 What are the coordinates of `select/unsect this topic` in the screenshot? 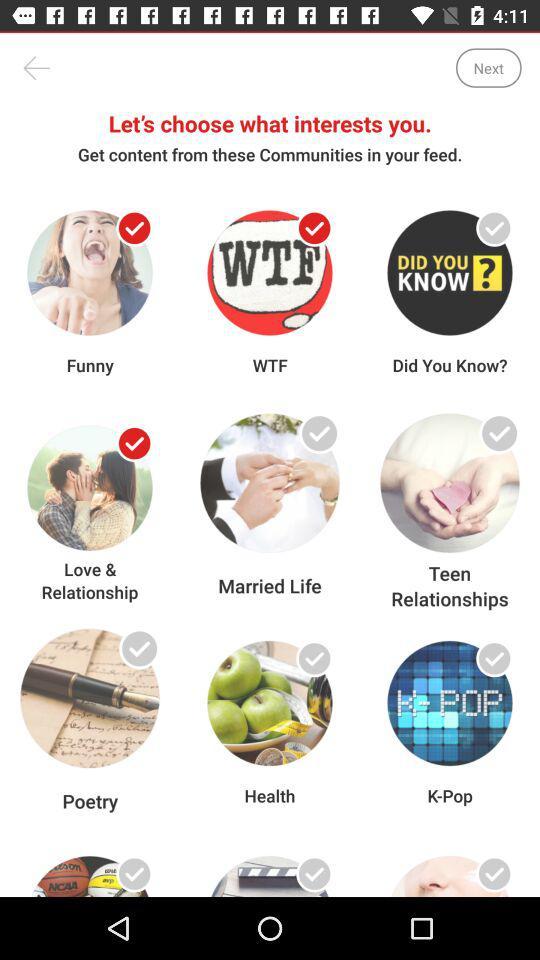 It's located at (134, 228).